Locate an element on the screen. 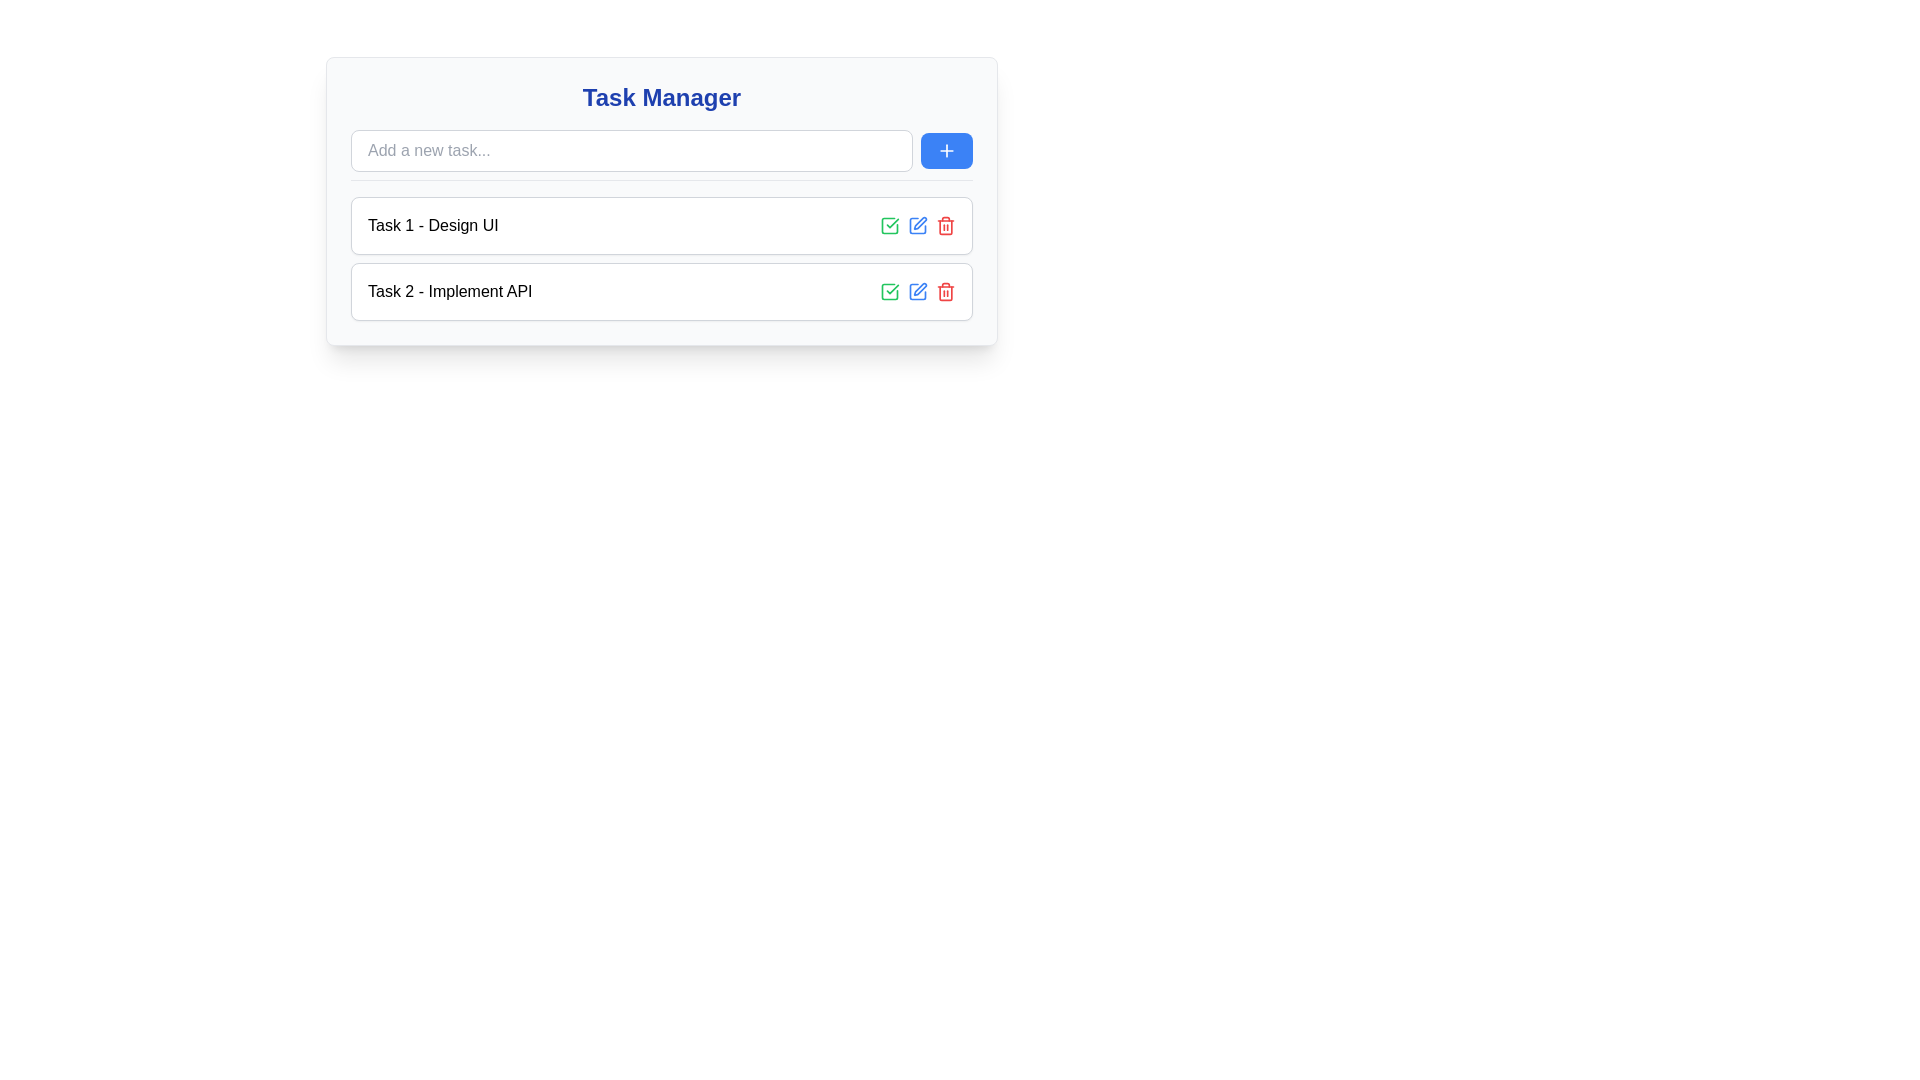 The width and height of the screenshot is (1920, 1080). the static text element that displays the task name, positioned below 'Task 1 - Design UI' in the interface is located at coordinates (449, 292).